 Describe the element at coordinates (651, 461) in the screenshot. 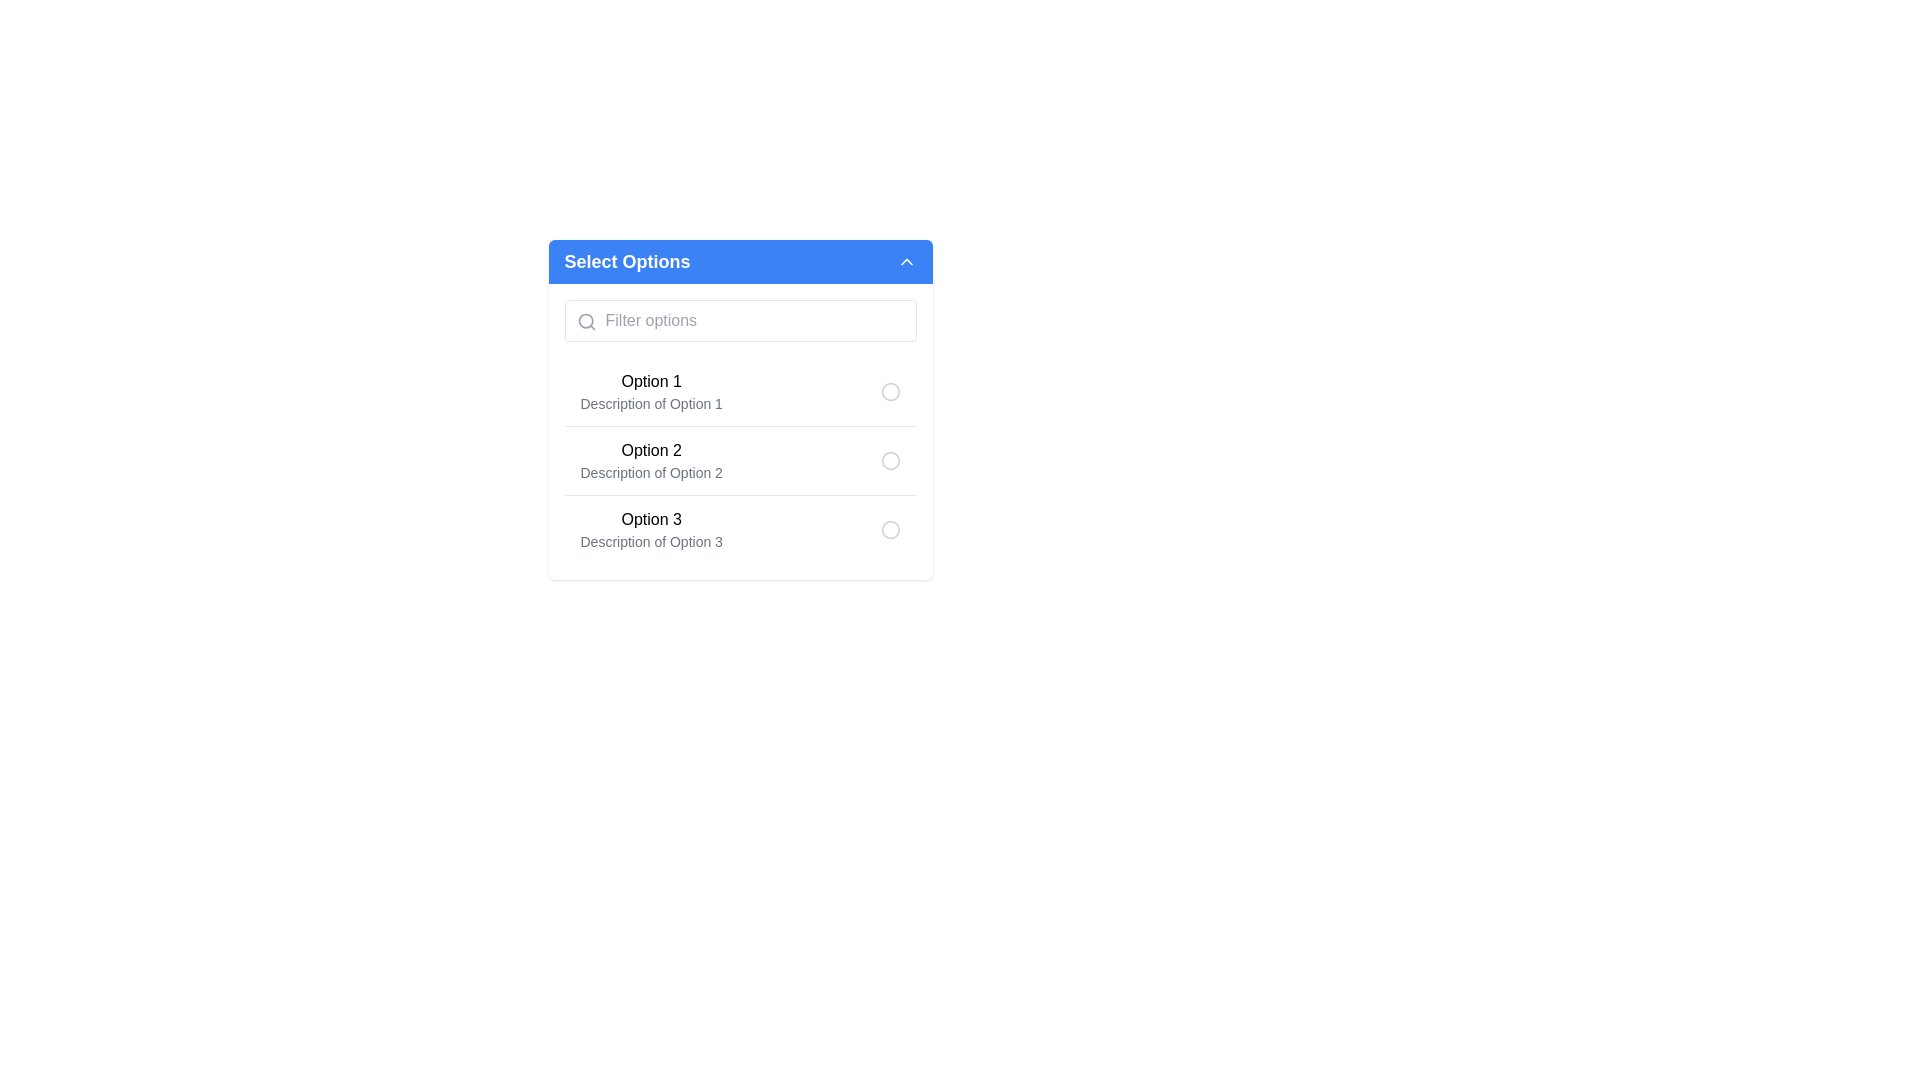

I see `the list item containing the text 'Option 2' in the dropdown titled 'Select Options'` at that location.